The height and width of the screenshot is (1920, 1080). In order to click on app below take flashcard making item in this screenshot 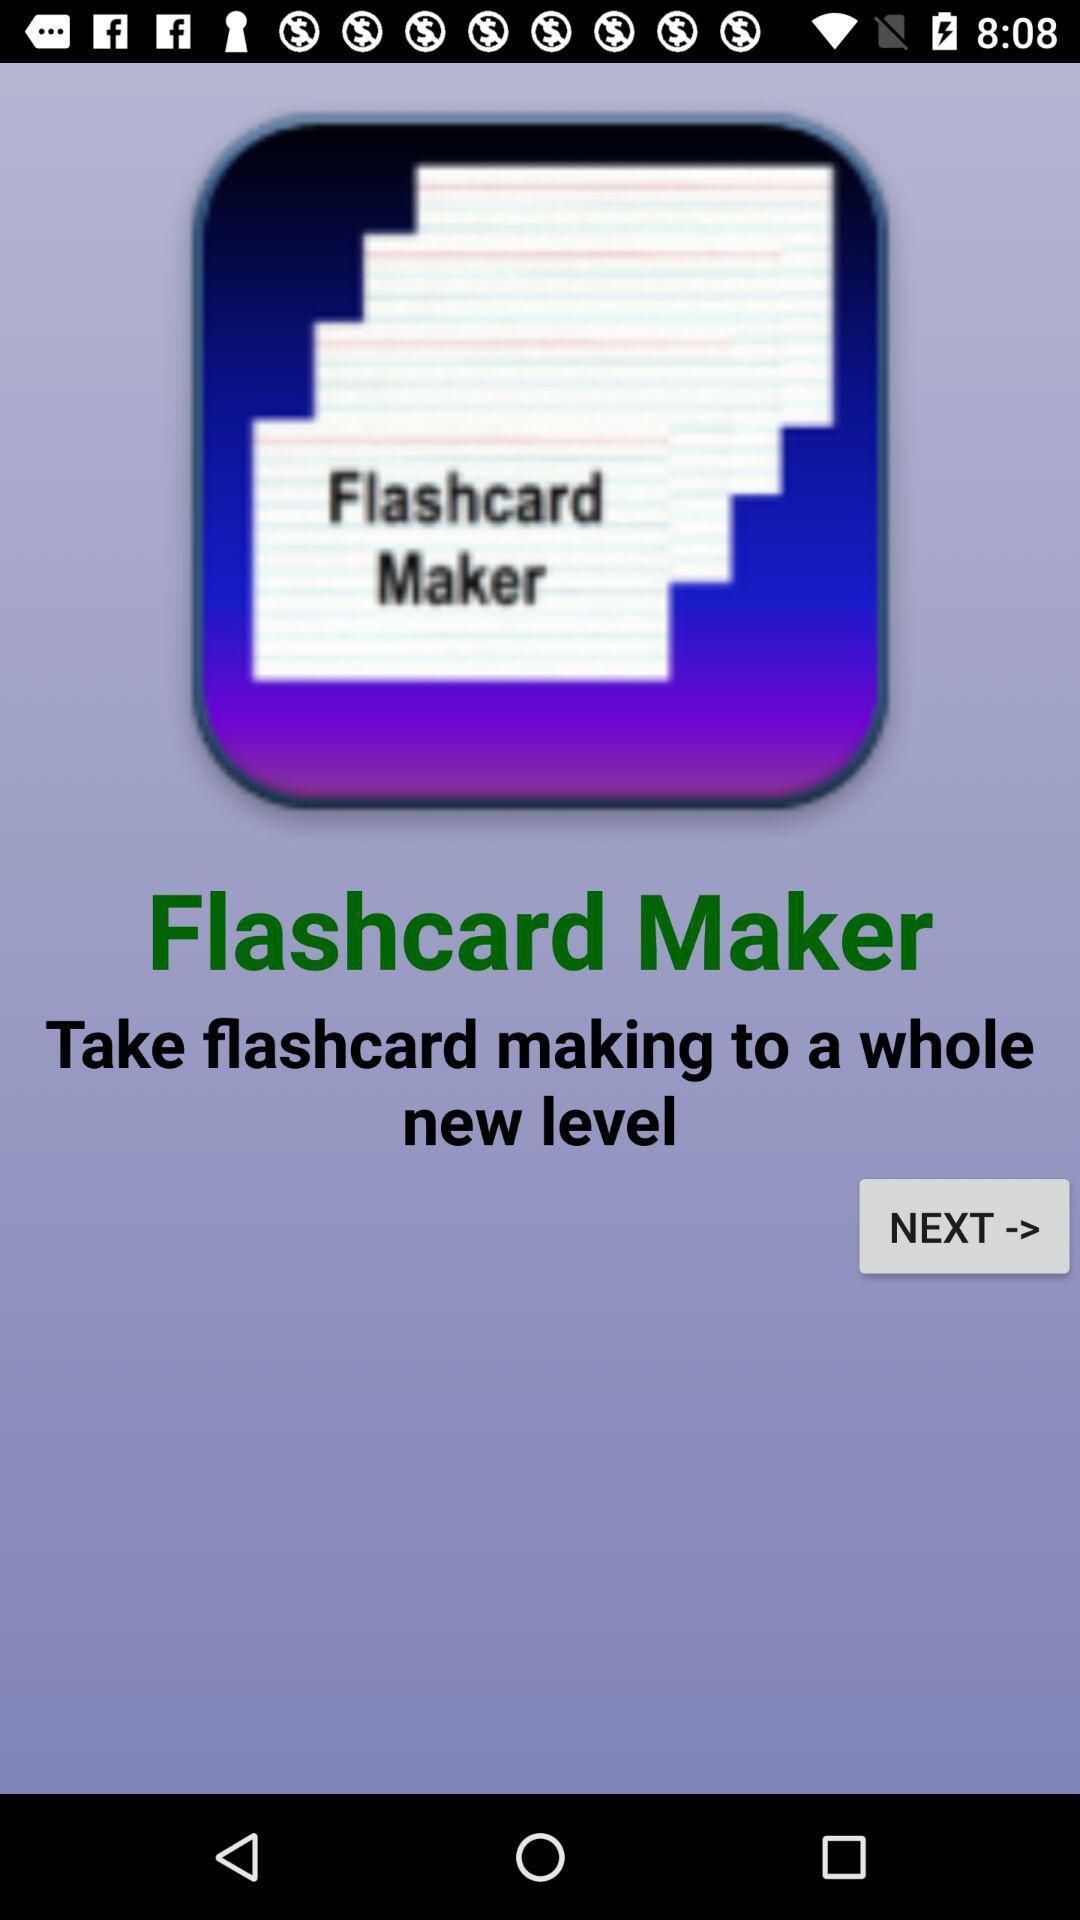, I will do `click(963, 1225)`.